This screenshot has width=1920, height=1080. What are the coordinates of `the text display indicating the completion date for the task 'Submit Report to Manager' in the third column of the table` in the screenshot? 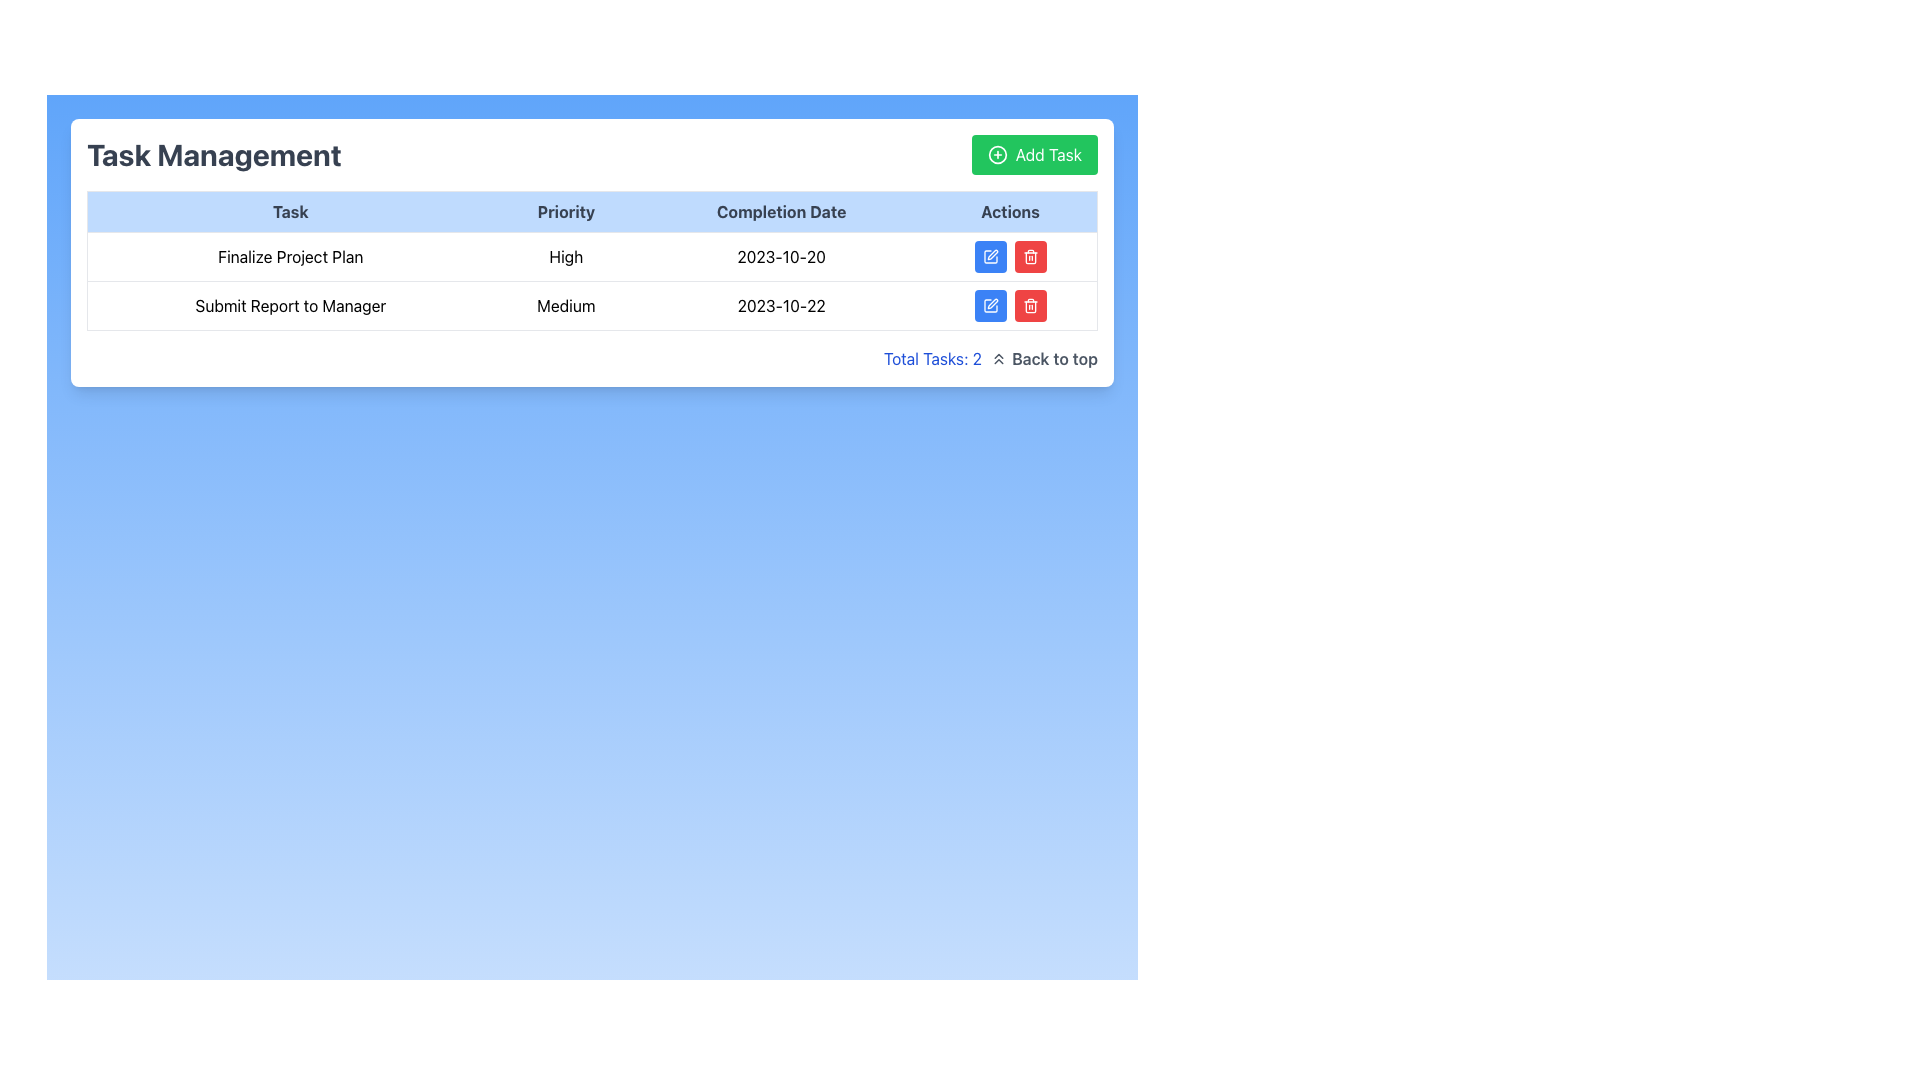 It's located at (780, 305).